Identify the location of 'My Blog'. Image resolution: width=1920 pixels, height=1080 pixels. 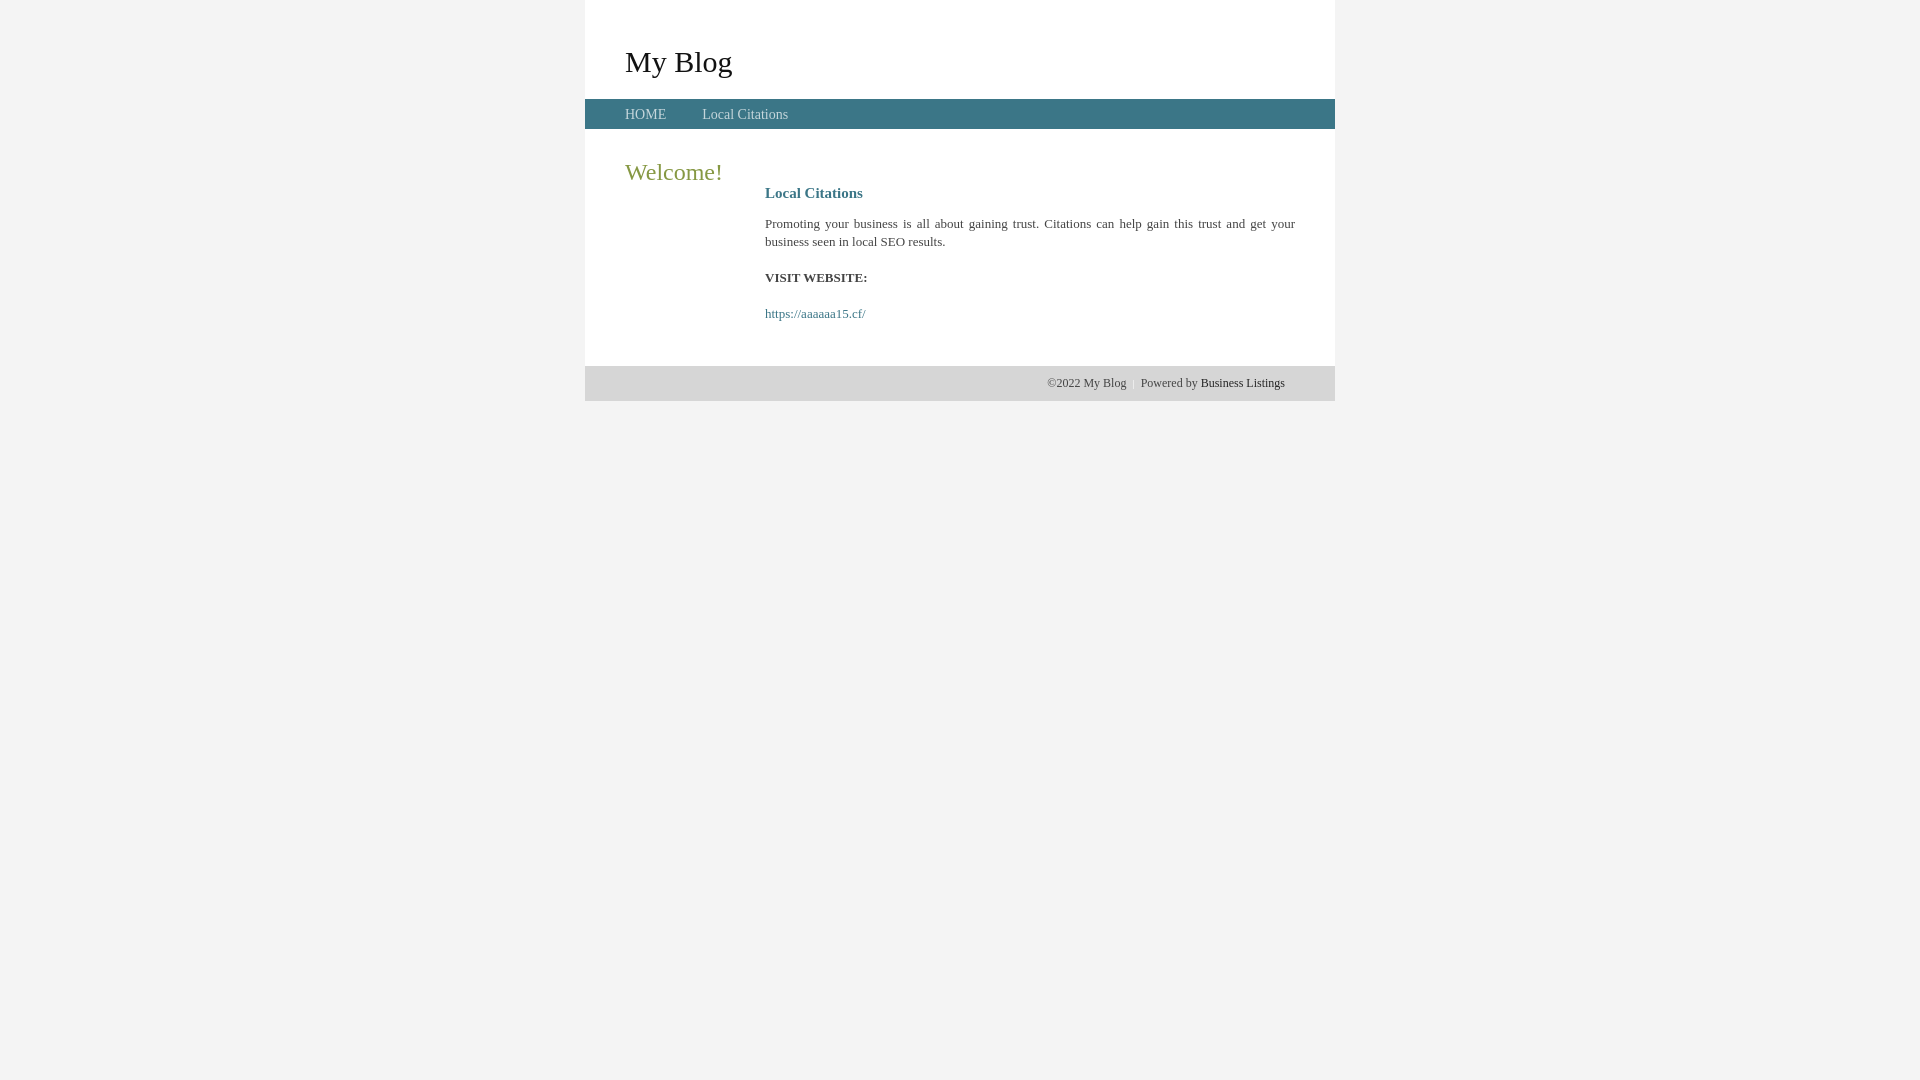
(623, 60).